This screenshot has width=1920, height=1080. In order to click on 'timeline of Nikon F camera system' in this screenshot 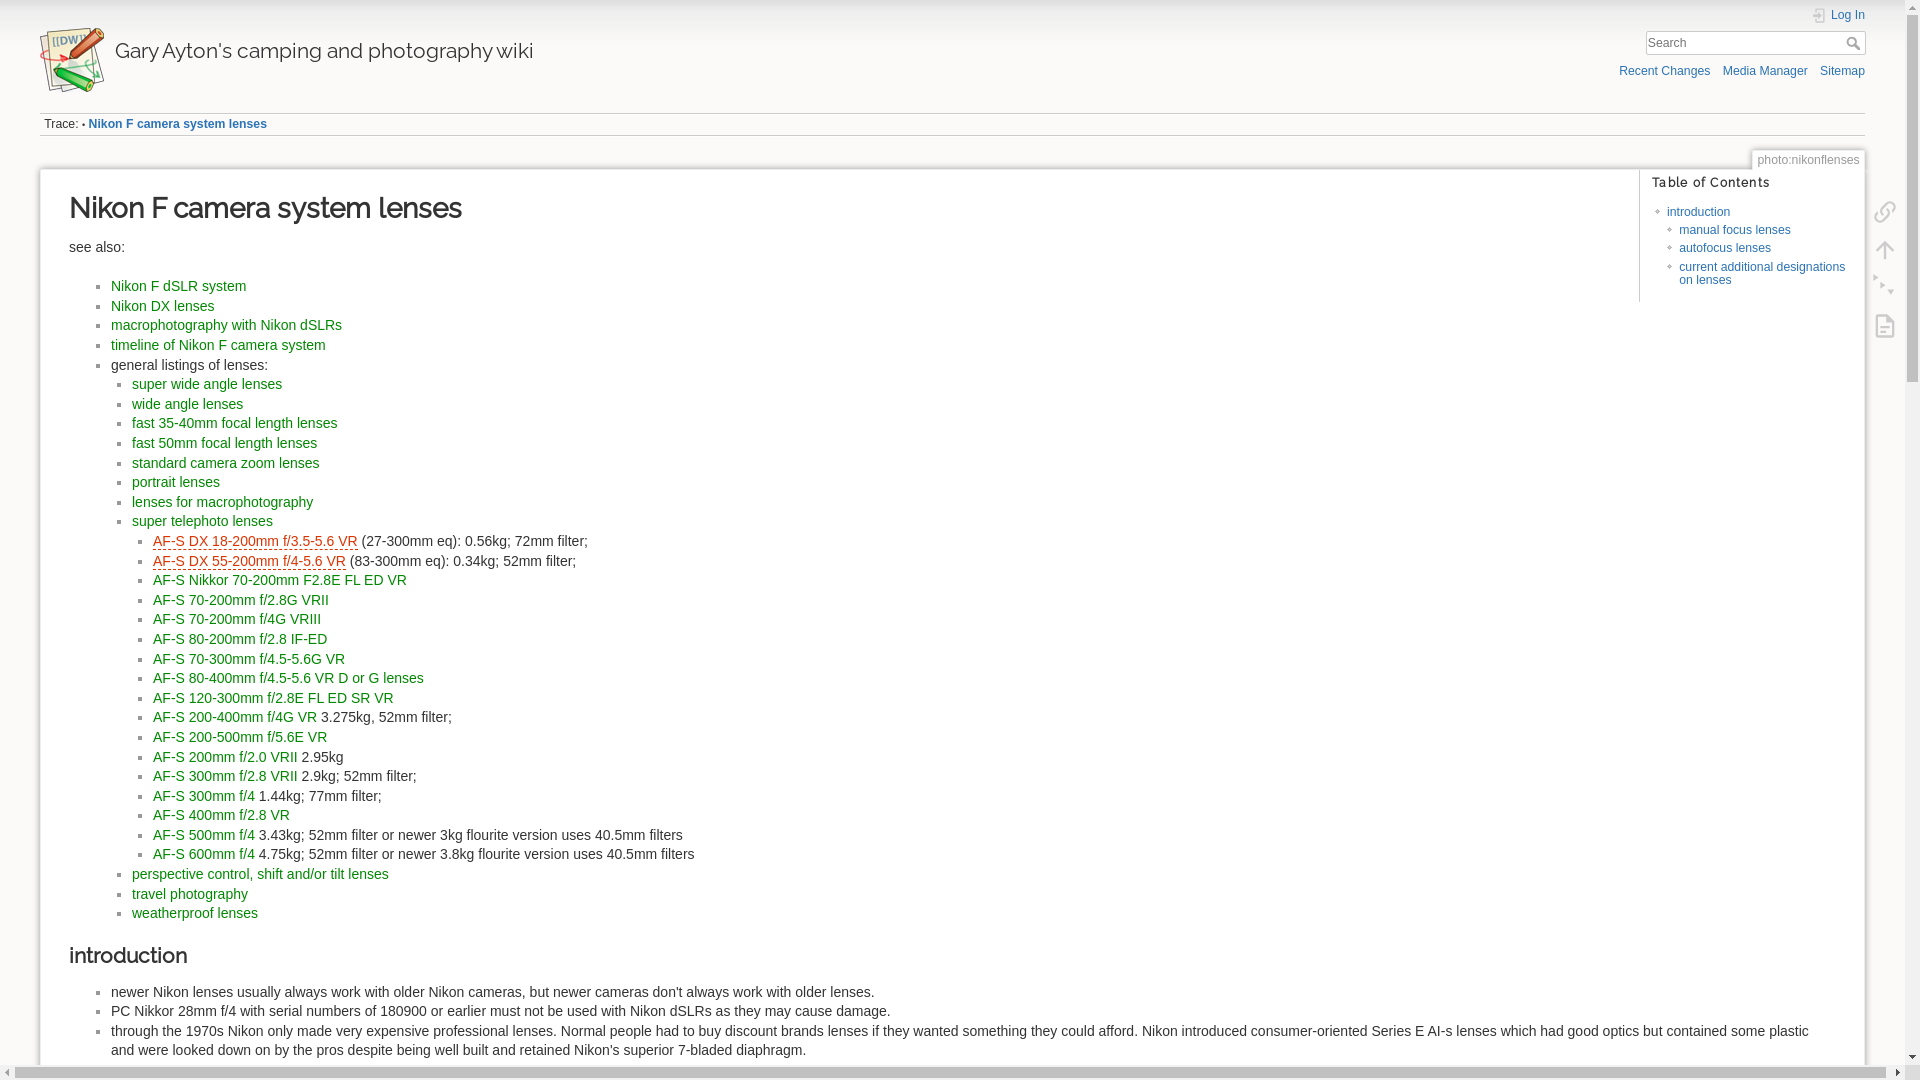, I will do `click(218, 343)`.